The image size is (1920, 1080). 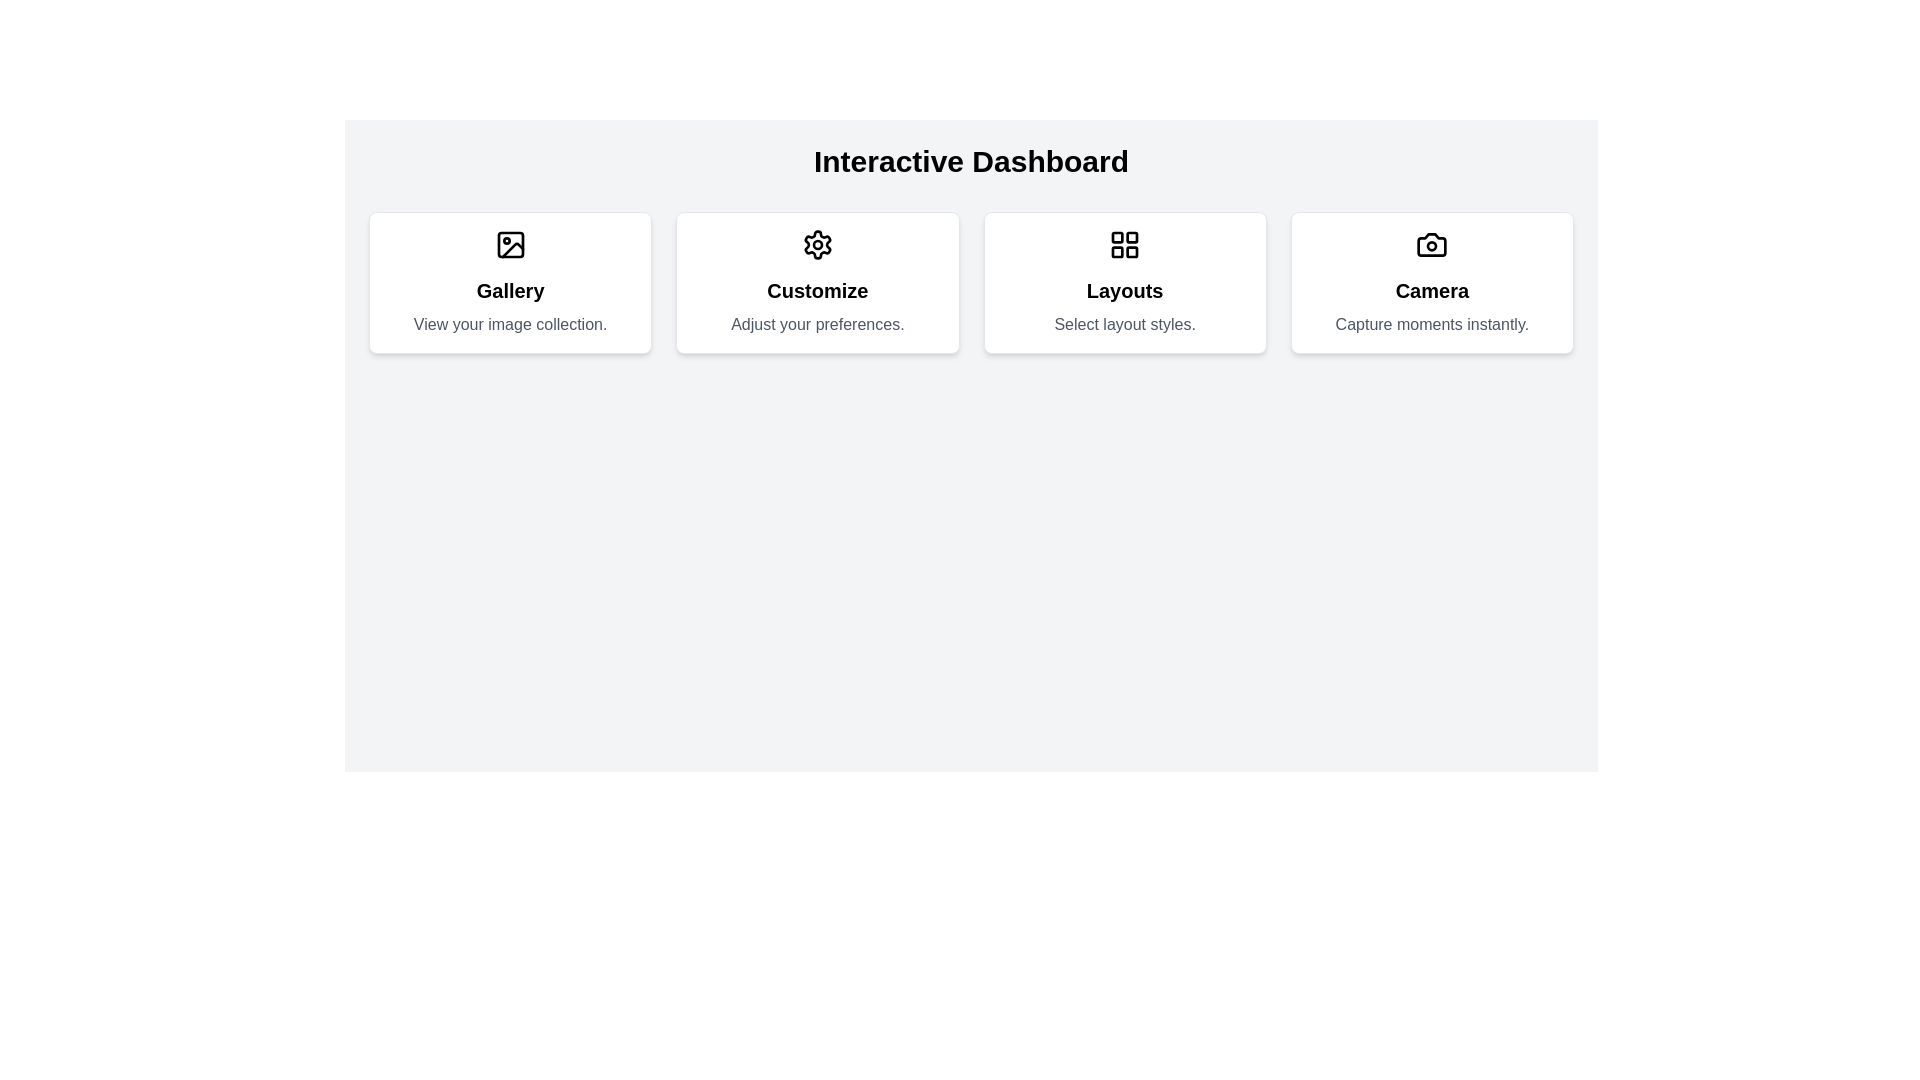 What do you see at coordinates (1125, 290) in the screenshot?
I see `the bold text label reading 'Layouts', which is centrally positioned within the third box from the left in a row of four interactive boxes` at bounding box center [1125, 290].